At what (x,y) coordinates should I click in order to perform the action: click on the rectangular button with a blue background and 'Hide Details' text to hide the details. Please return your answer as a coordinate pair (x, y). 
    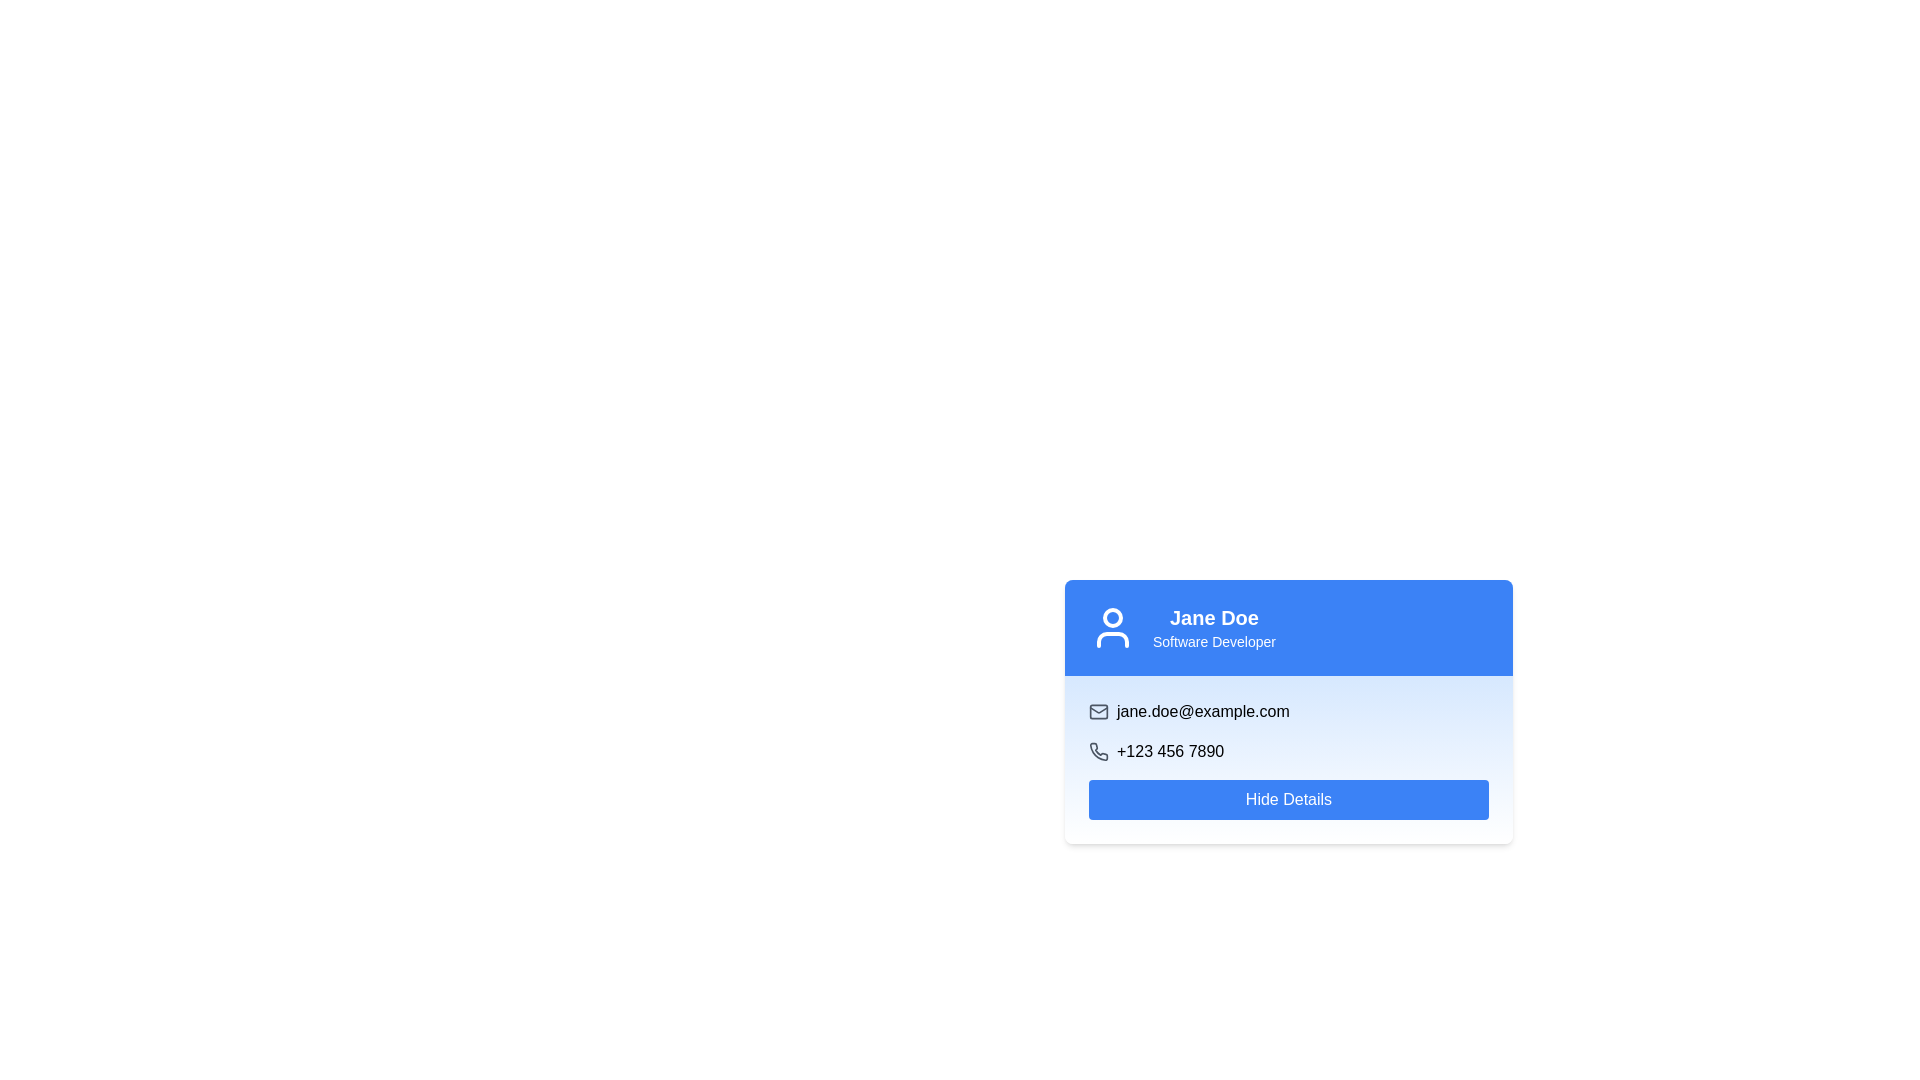
    Looking at the image, I should click on (1289, 798).